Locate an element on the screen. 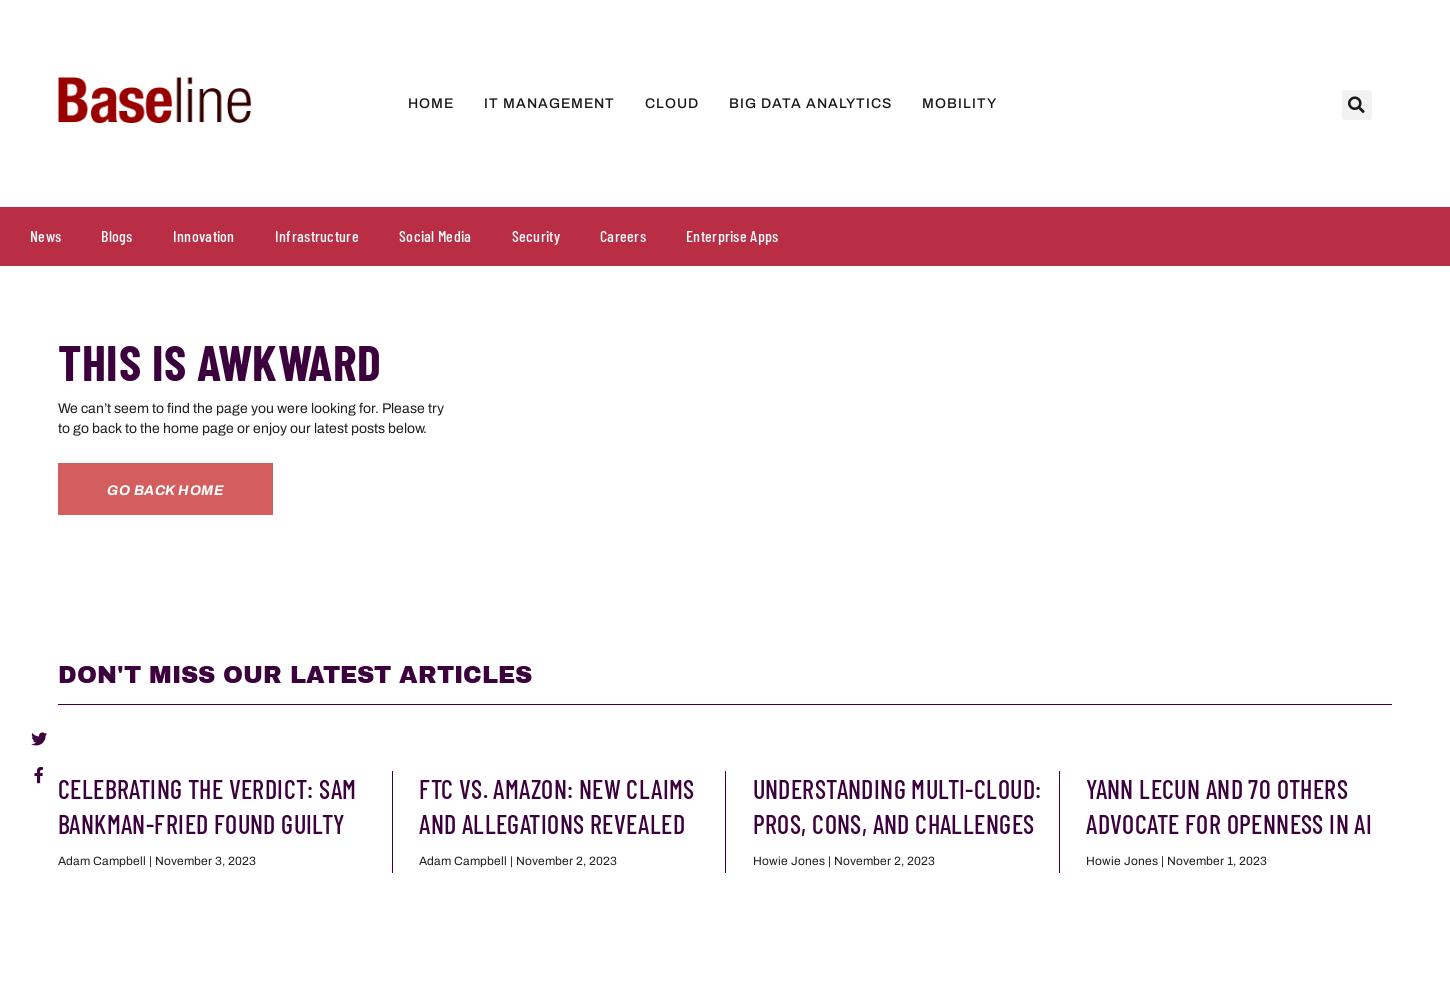  'Social Media' is located at coordinates (433, 234).